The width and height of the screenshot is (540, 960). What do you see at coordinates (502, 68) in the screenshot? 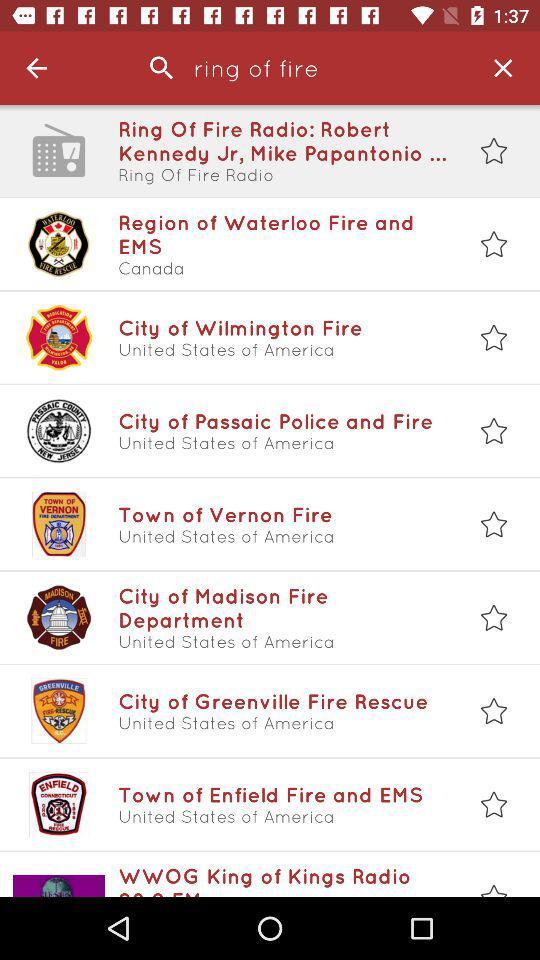
I see `item next to the ring of fire item` at bounding box center [502, 68].